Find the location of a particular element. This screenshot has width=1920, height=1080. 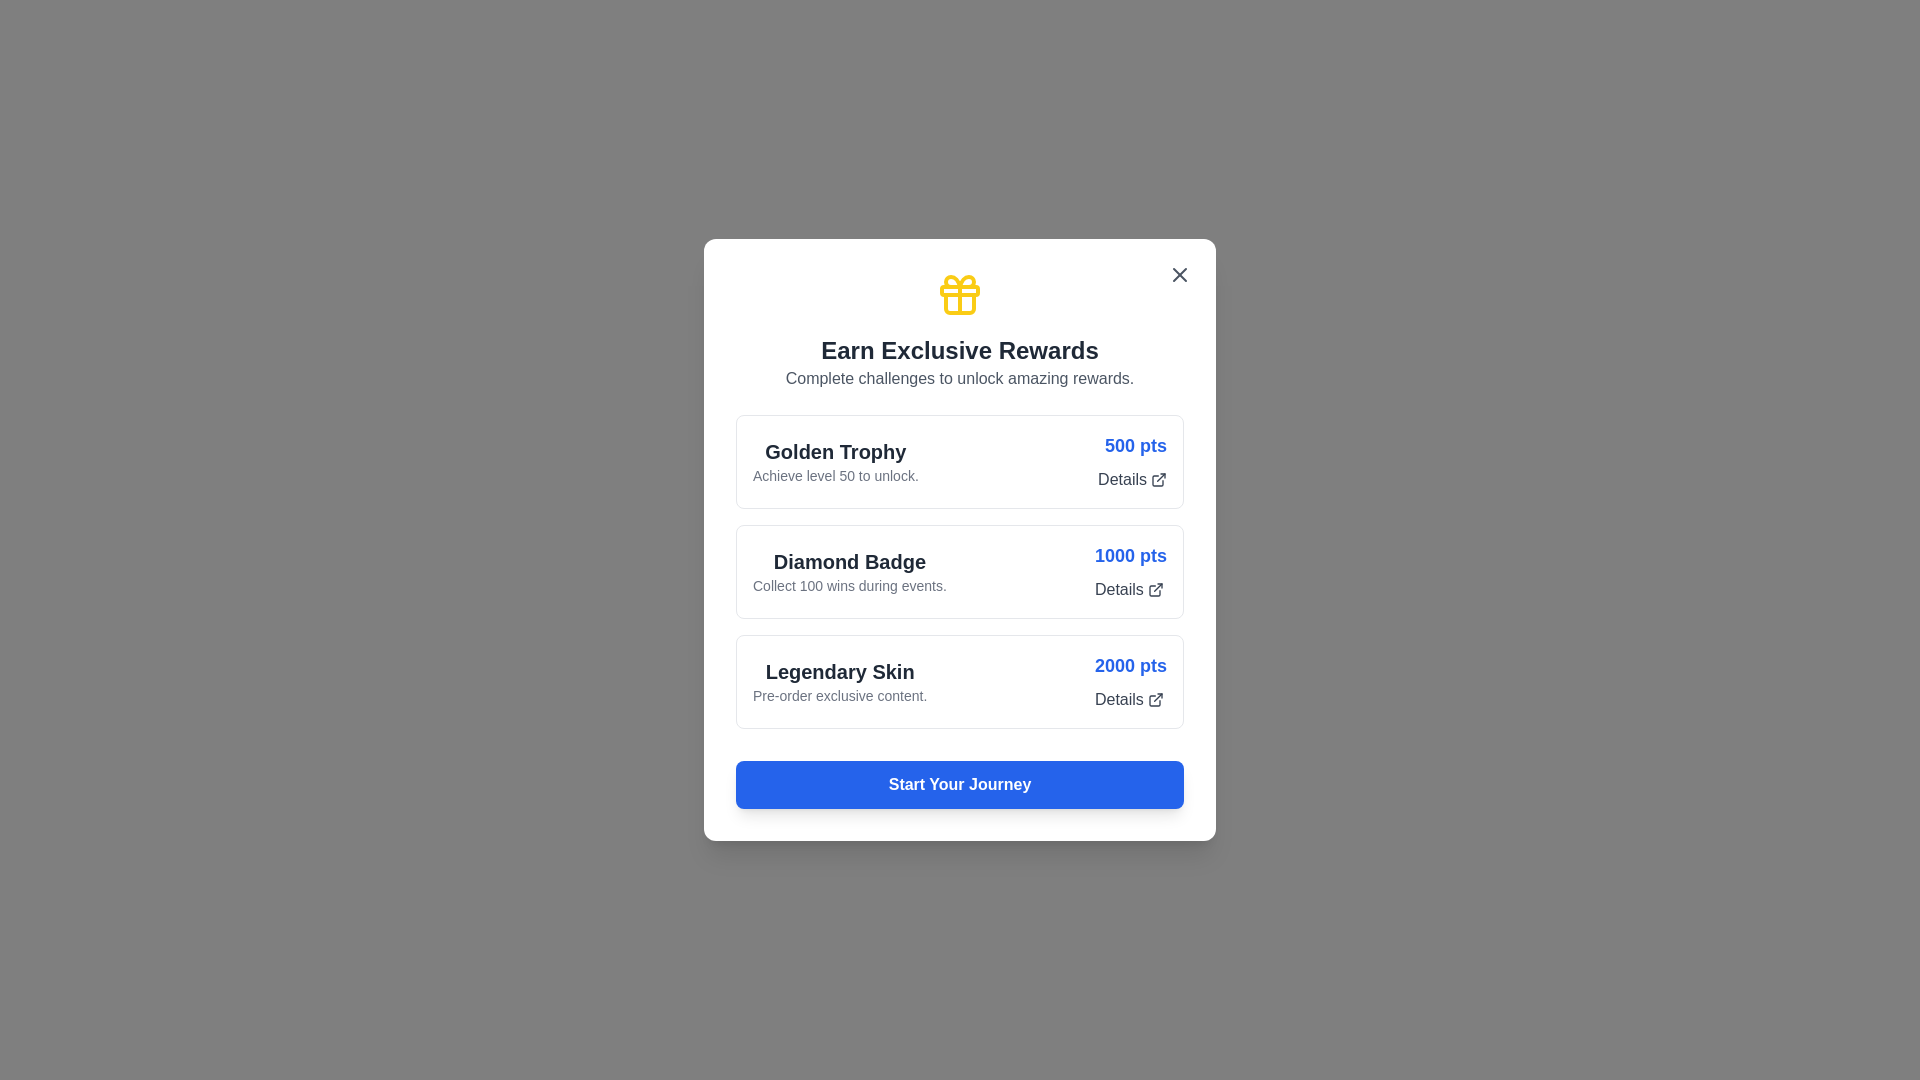

the descriptive subheading or tagline text label located directly below the heading 'Earn Exclusive Rewards' in the centered modal interface is located at coordinates (960, 378).